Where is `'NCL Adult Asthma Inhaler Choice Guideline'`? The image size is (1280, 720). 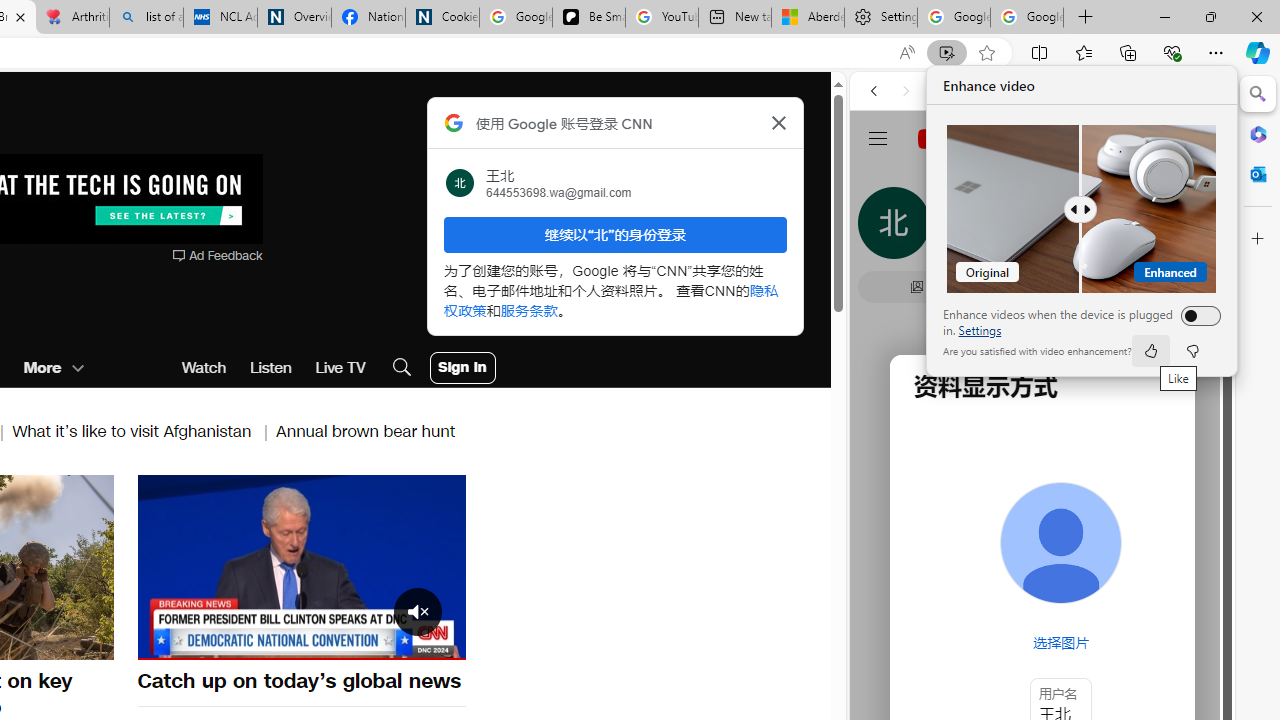 'NCL Adult Asthma Inhaler Choice Guideline' is located at coordinates (220, 17).